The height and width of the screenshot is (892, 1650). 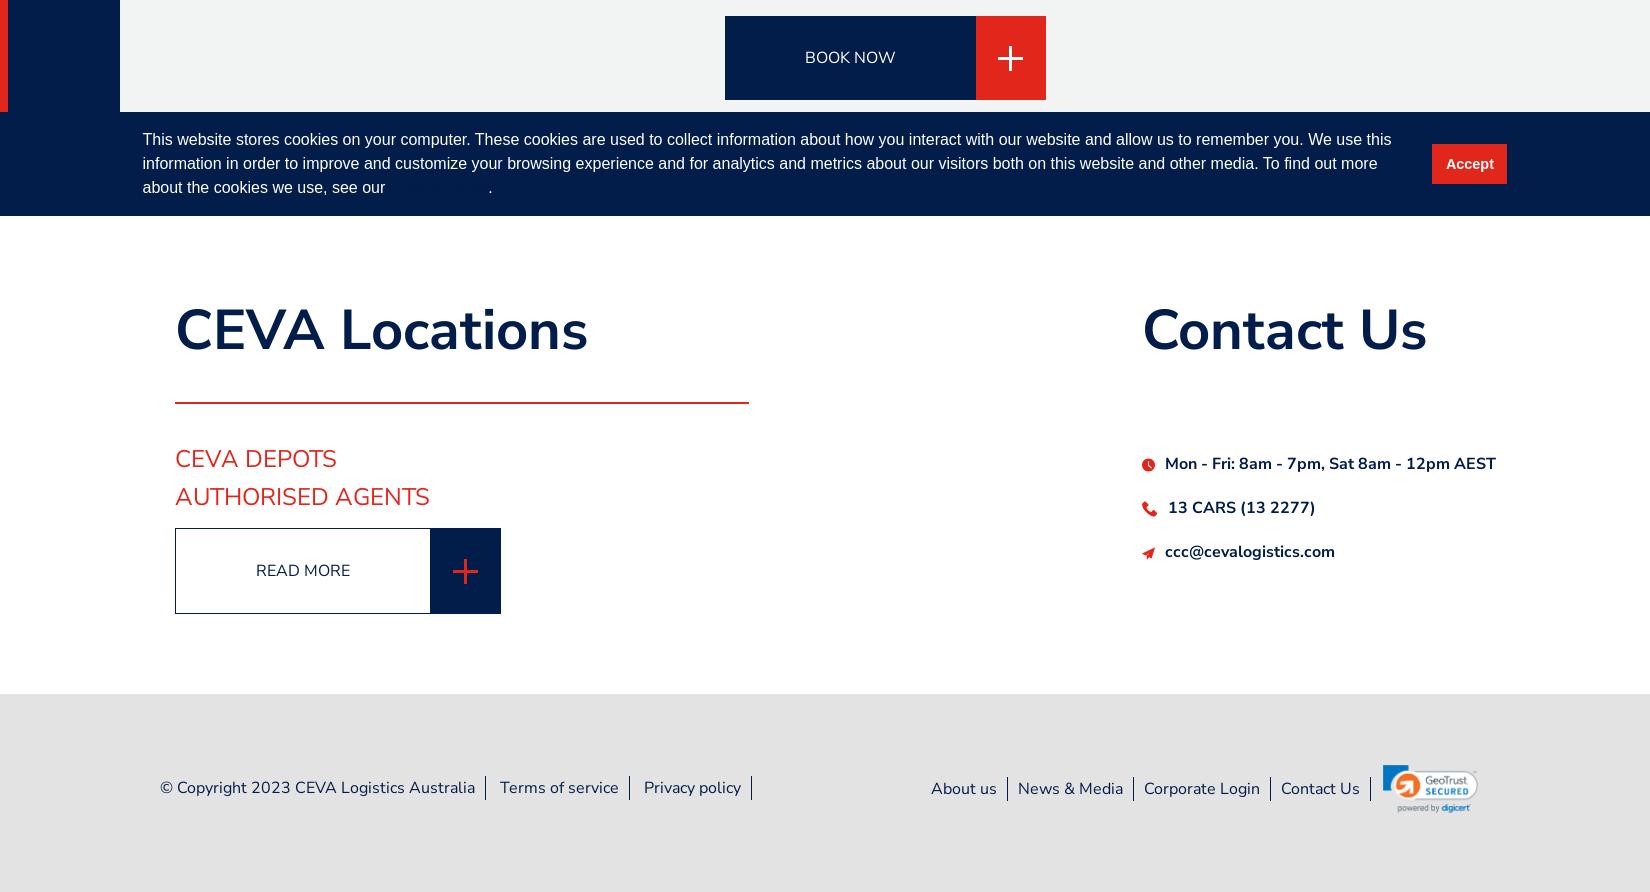 What do you see at coordinates (317, 786) in the screenshot?
I see `'© Copyright 2023 CEVA Logistics Australia'` at bounding box center [317, 786].